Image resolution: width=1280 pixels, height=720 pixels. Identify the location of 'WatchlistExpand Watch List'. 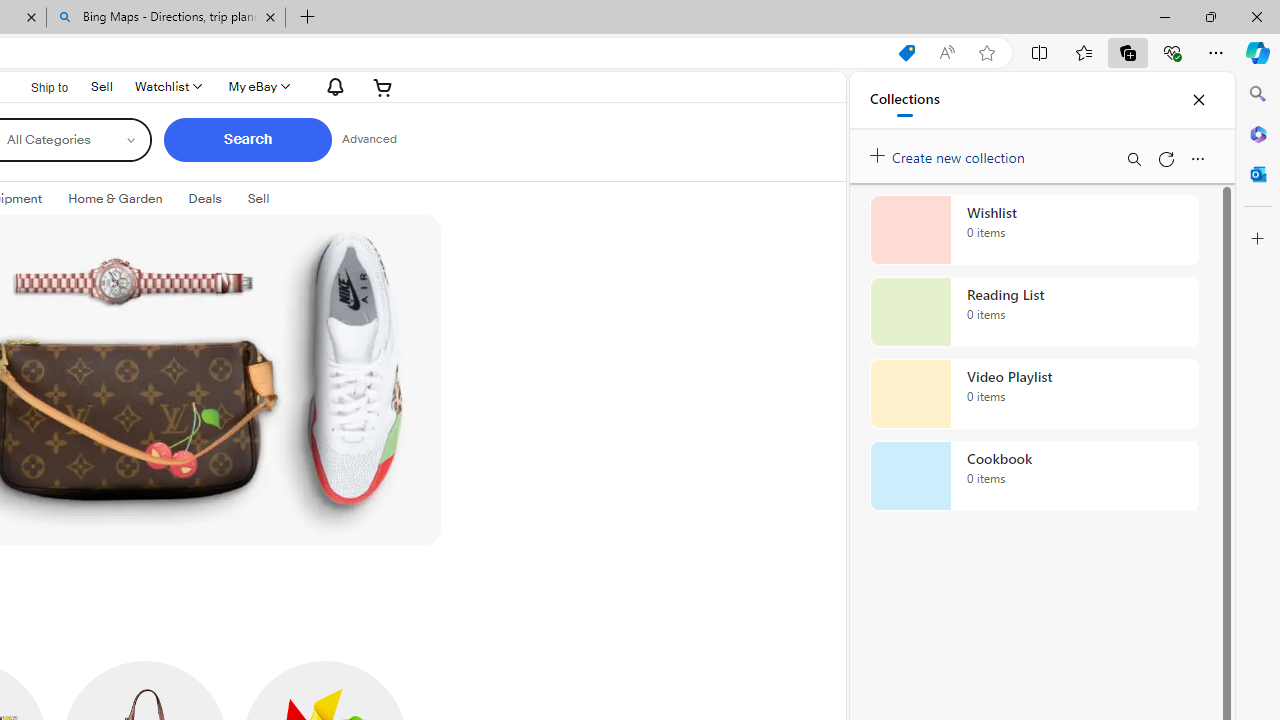
(167, 86).